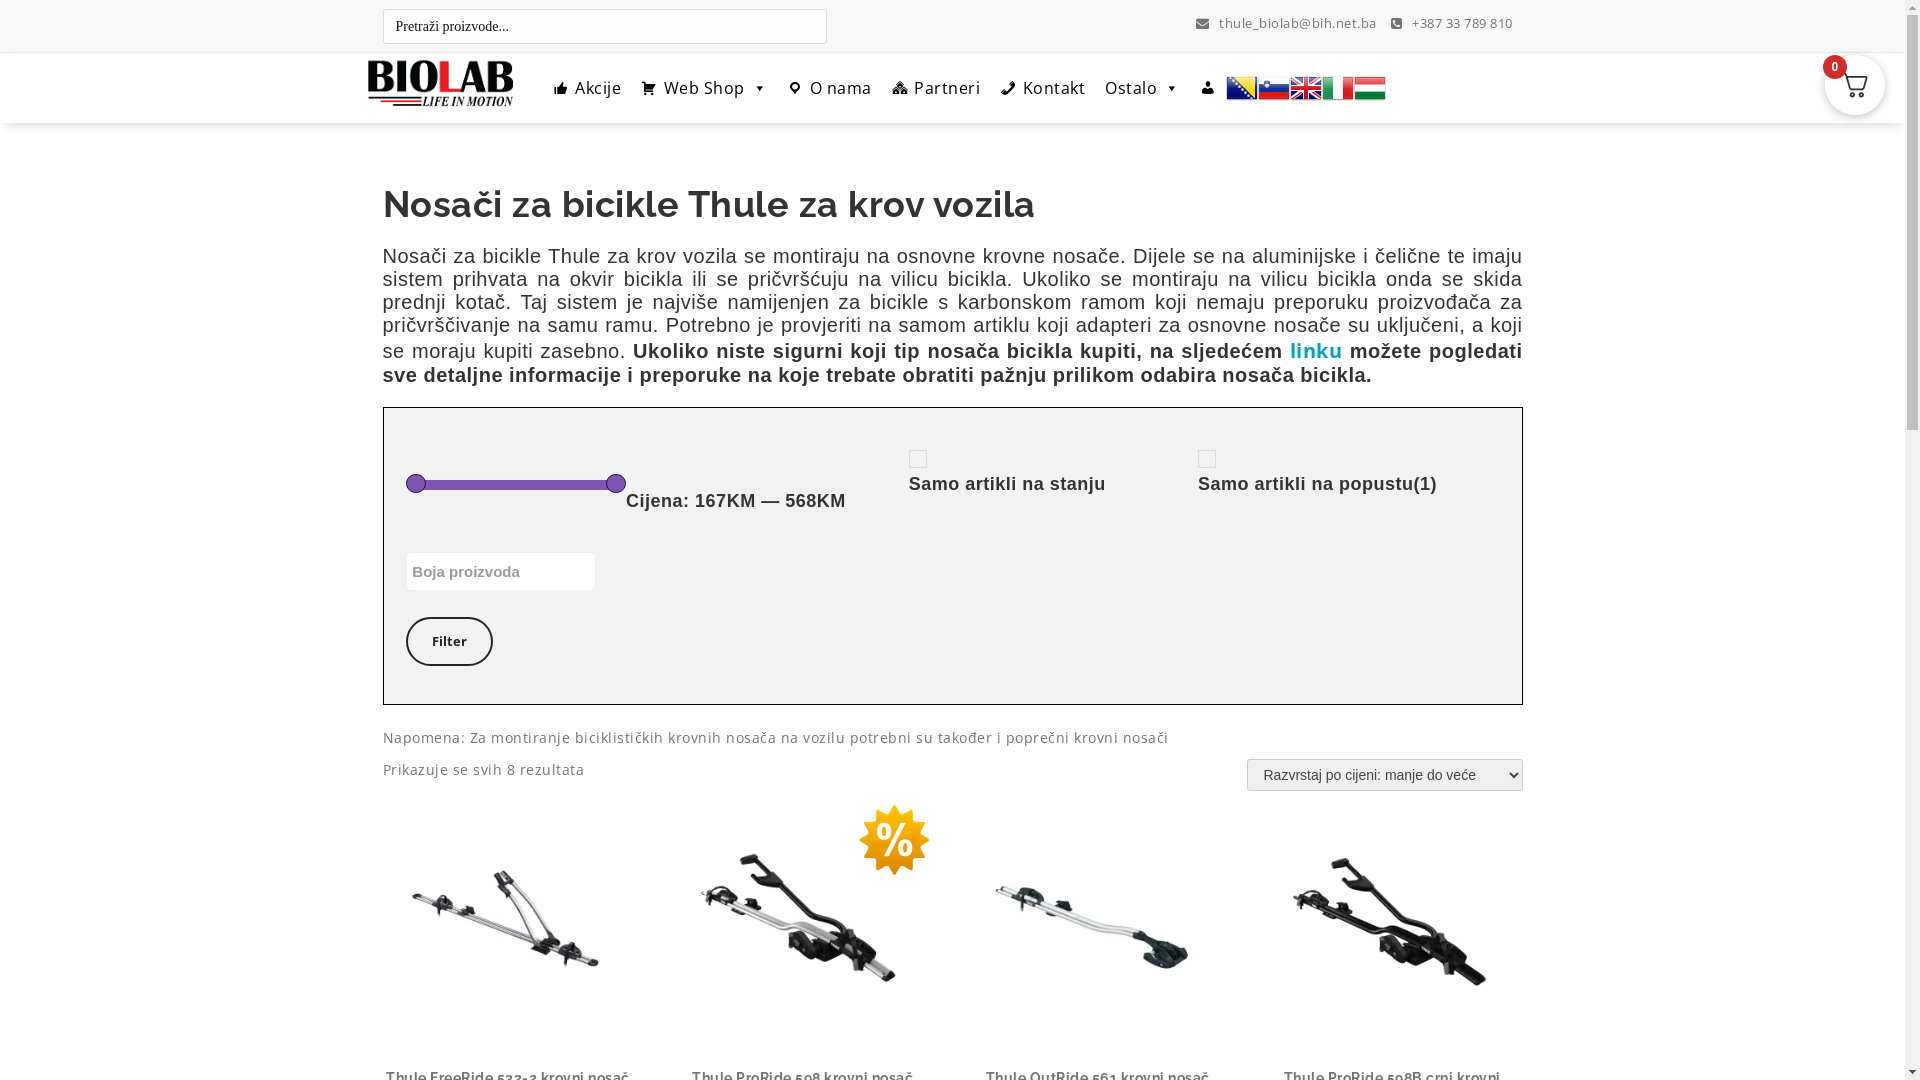  Describe the element at coordinates (1142, 87) in the screenshot. I see `'Ostalo'` at that location.